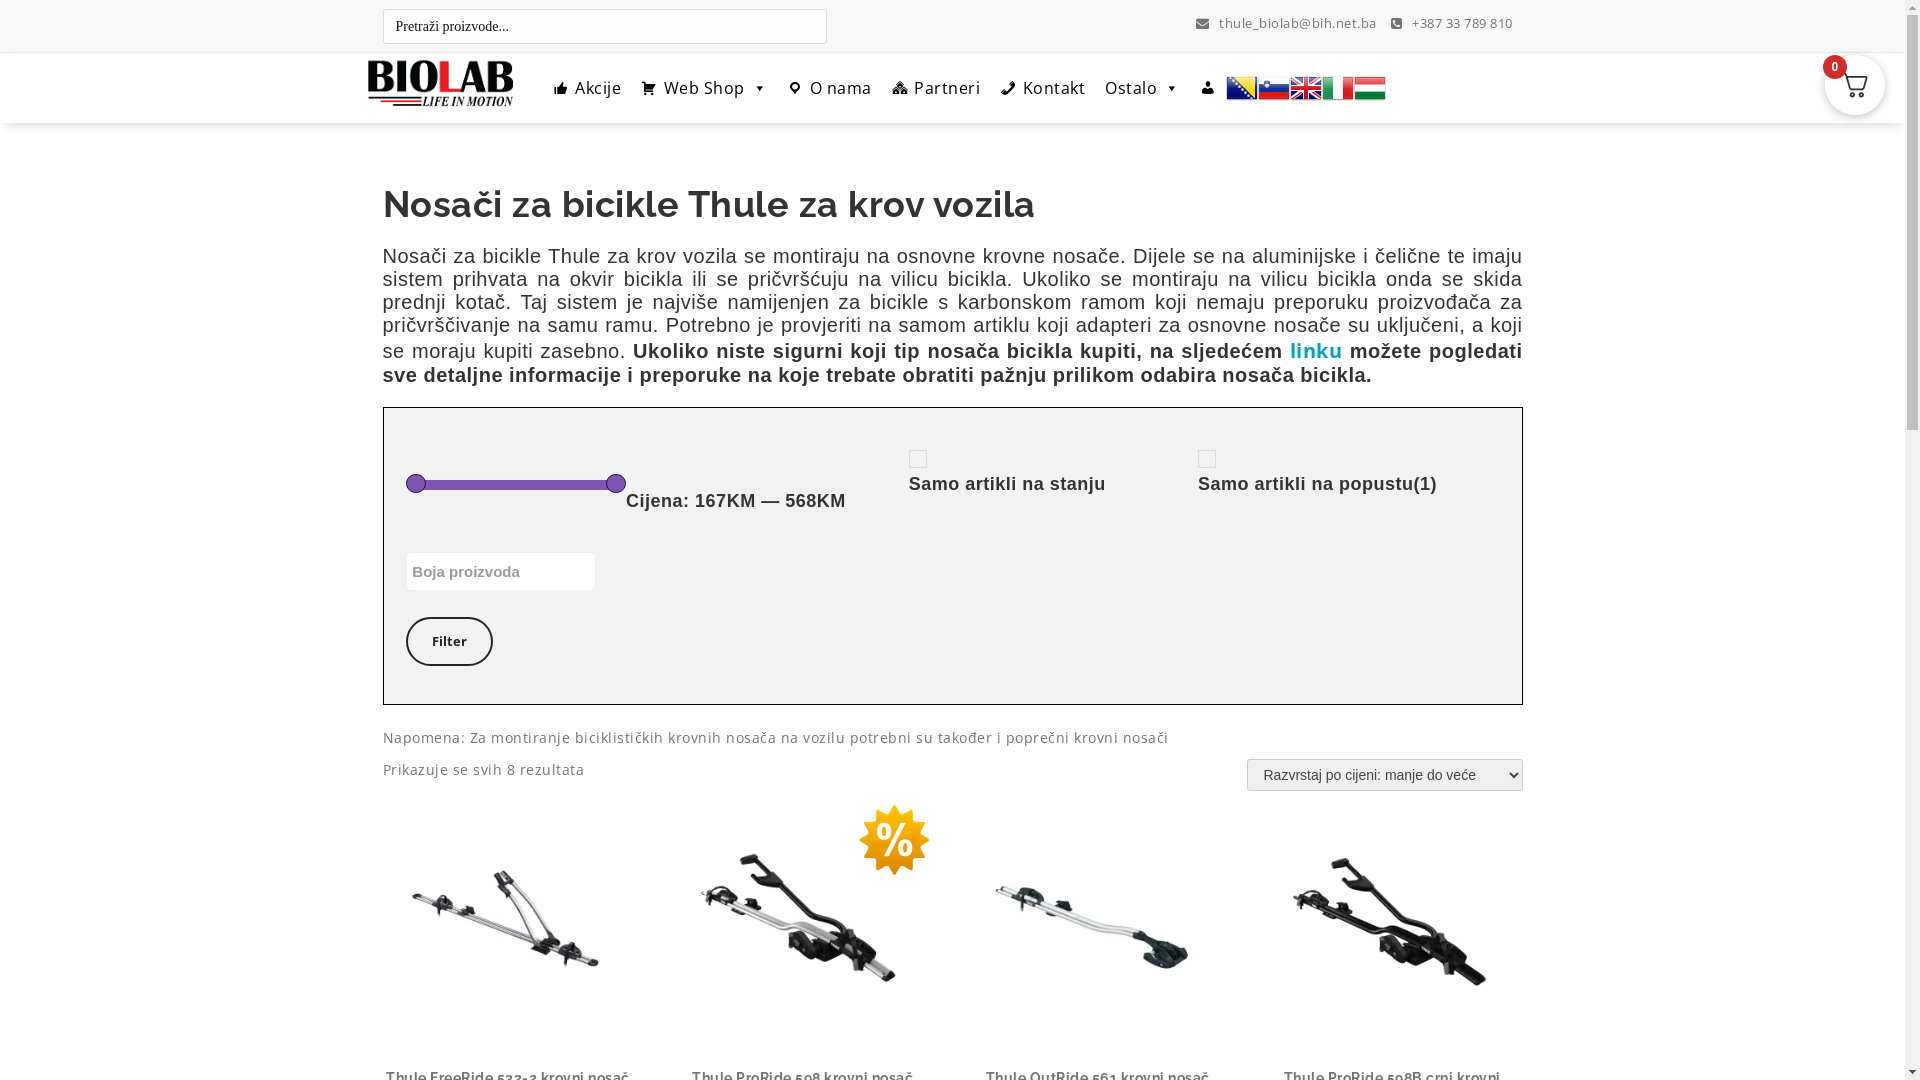  Describe the element at coordinates (1142, 87) in the screenshot. I see `'Ostalo'` at that location.